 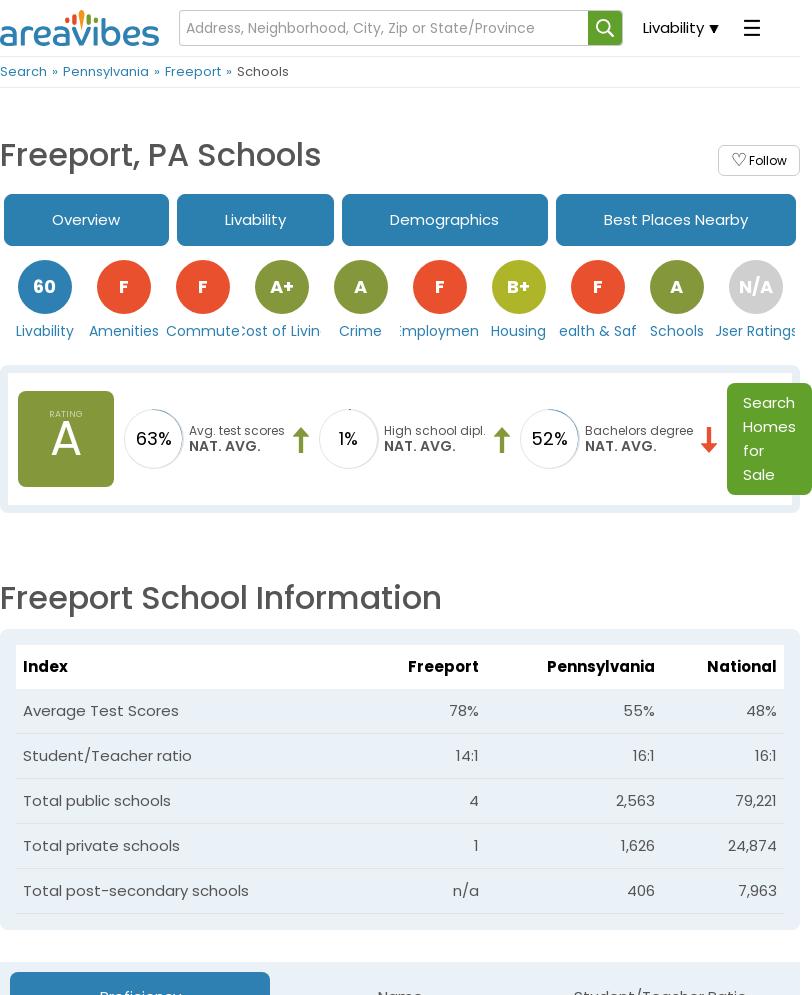 What do you see at coordinates (738, 285) in the screenshot?
I see `'N/A'` at bounding box center [738, 285].